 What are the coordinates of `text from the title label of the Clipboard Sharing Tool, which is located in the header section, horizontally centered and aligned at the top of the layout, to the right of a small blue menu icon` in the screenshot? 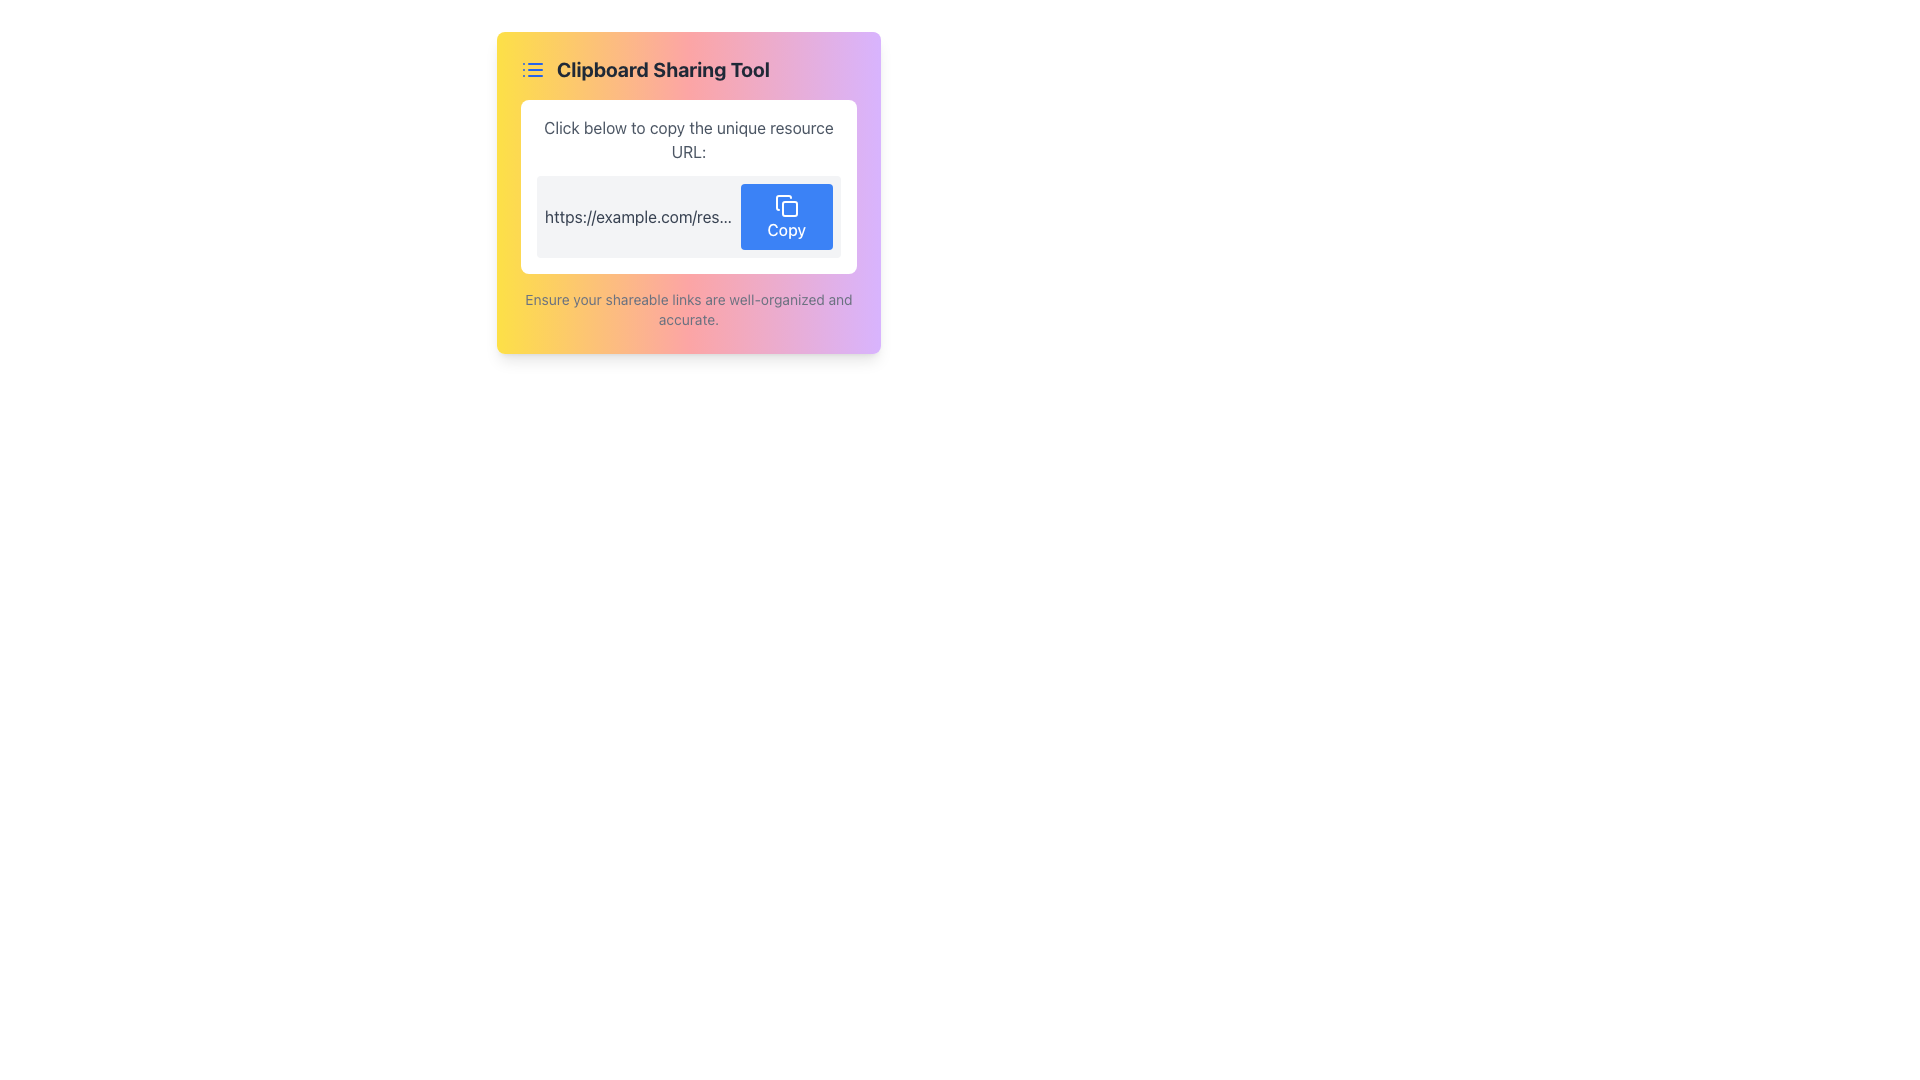 It's located at (663, 68).